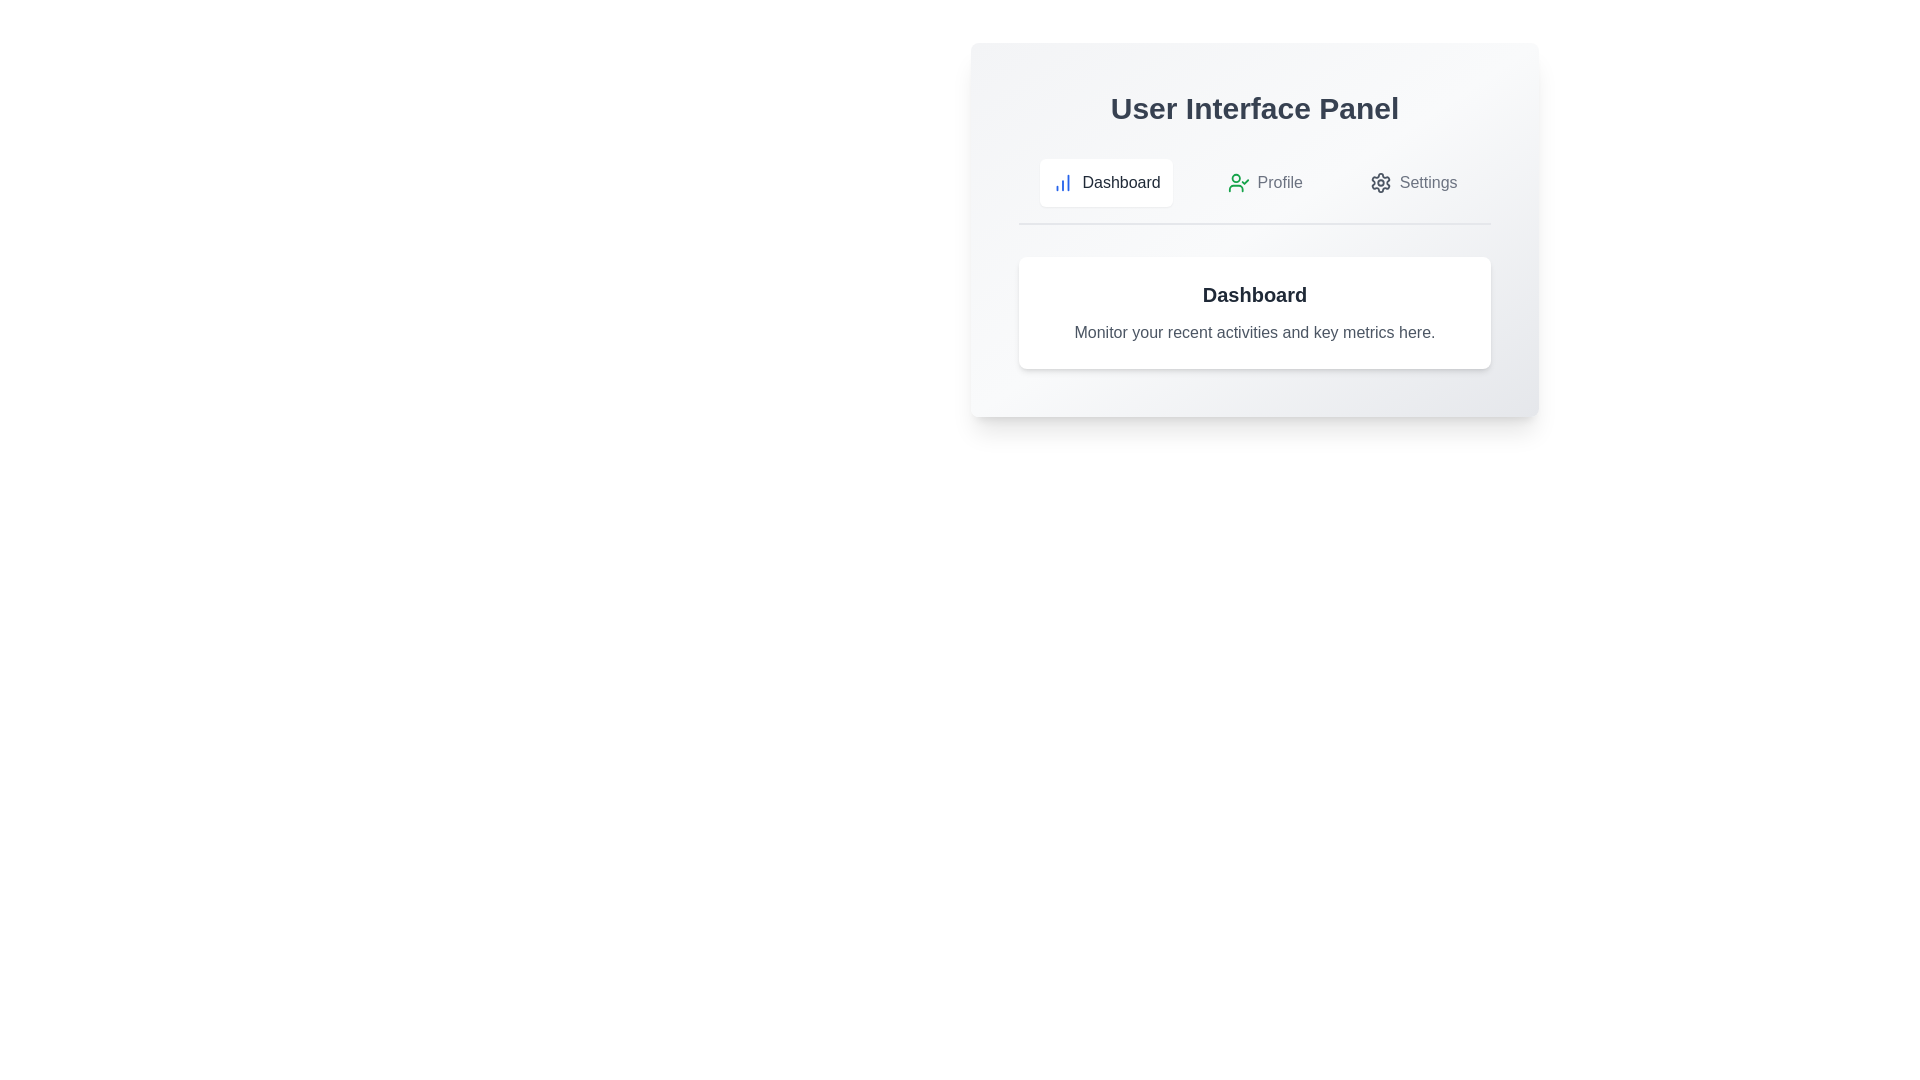 This screenshot has width=1920, height=1080. What do you see at coordinates (1412, 182) in the screenshot?
I see `the Settings tab by clicking on its button` at bounding box center [1412, 182].